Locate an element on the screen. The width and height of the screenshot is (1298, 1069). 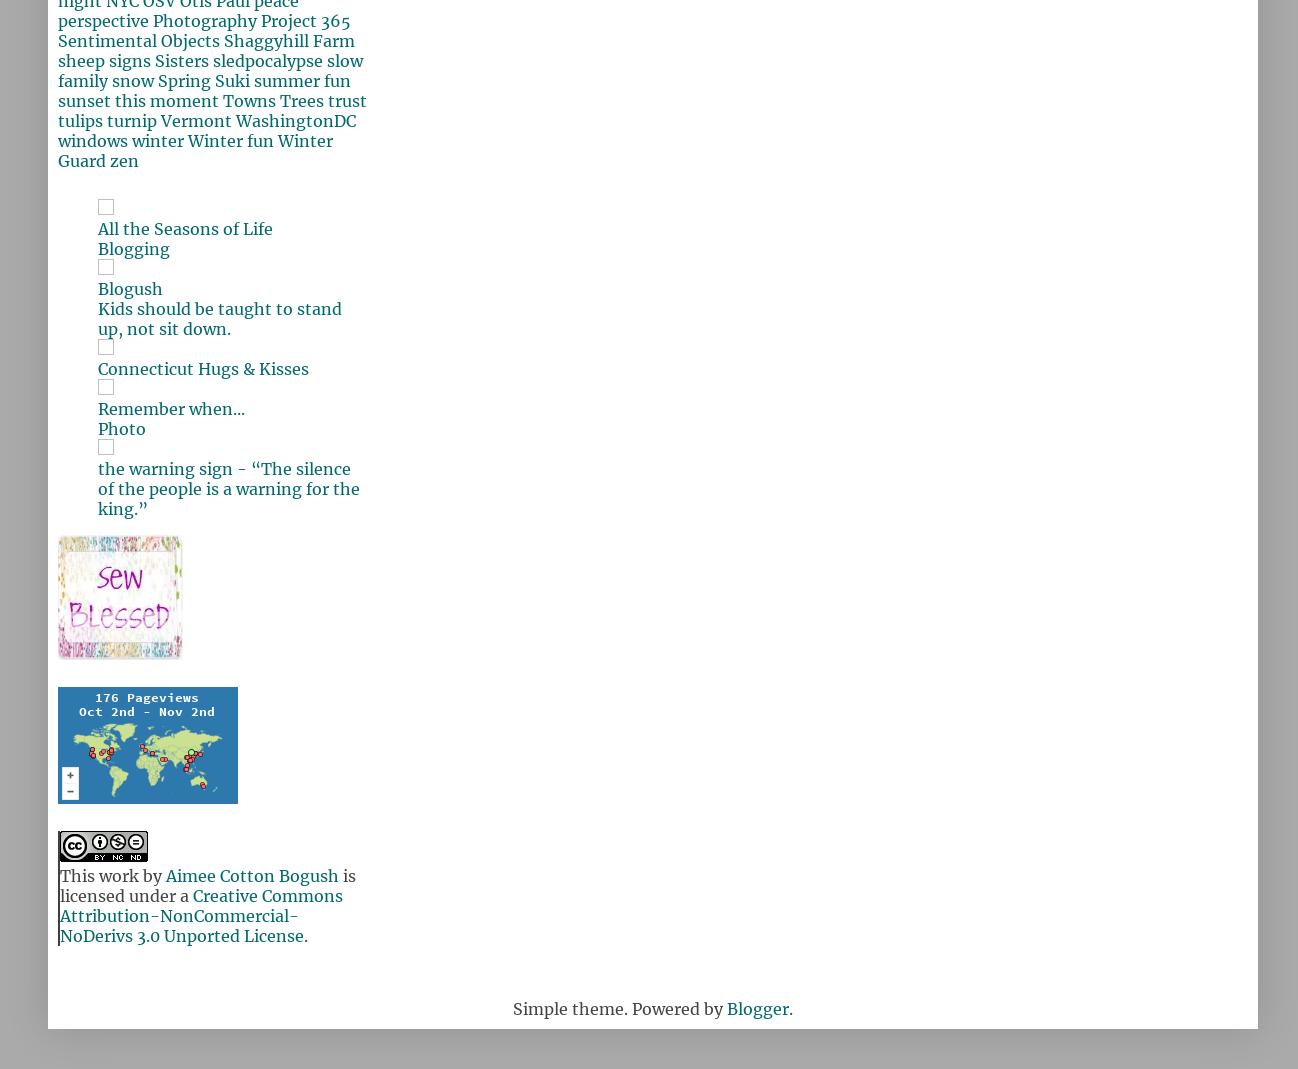
'Where y'all are from' is located at coordinates (57, 814).